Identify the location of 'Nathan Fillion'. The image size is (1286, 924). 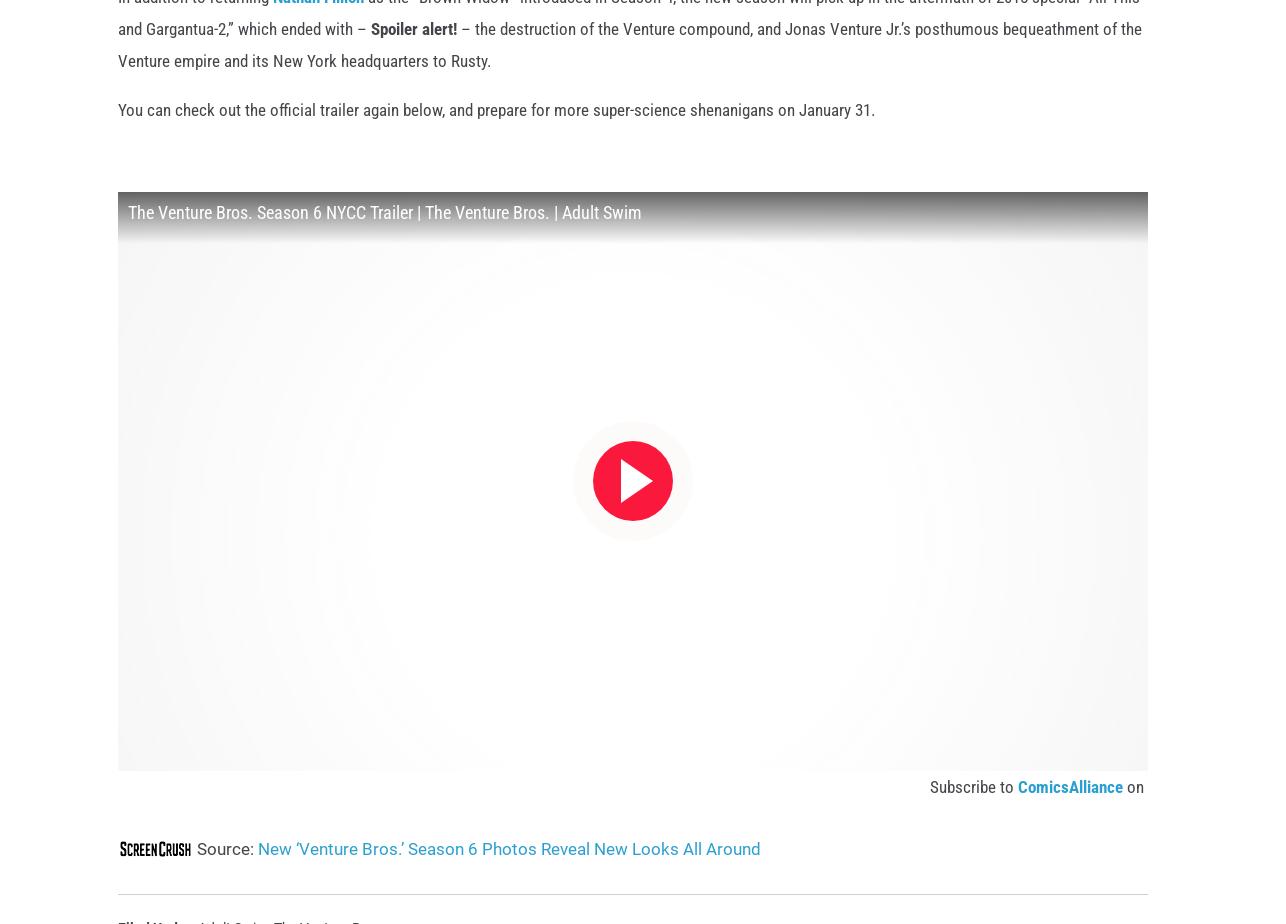
(318, 27).